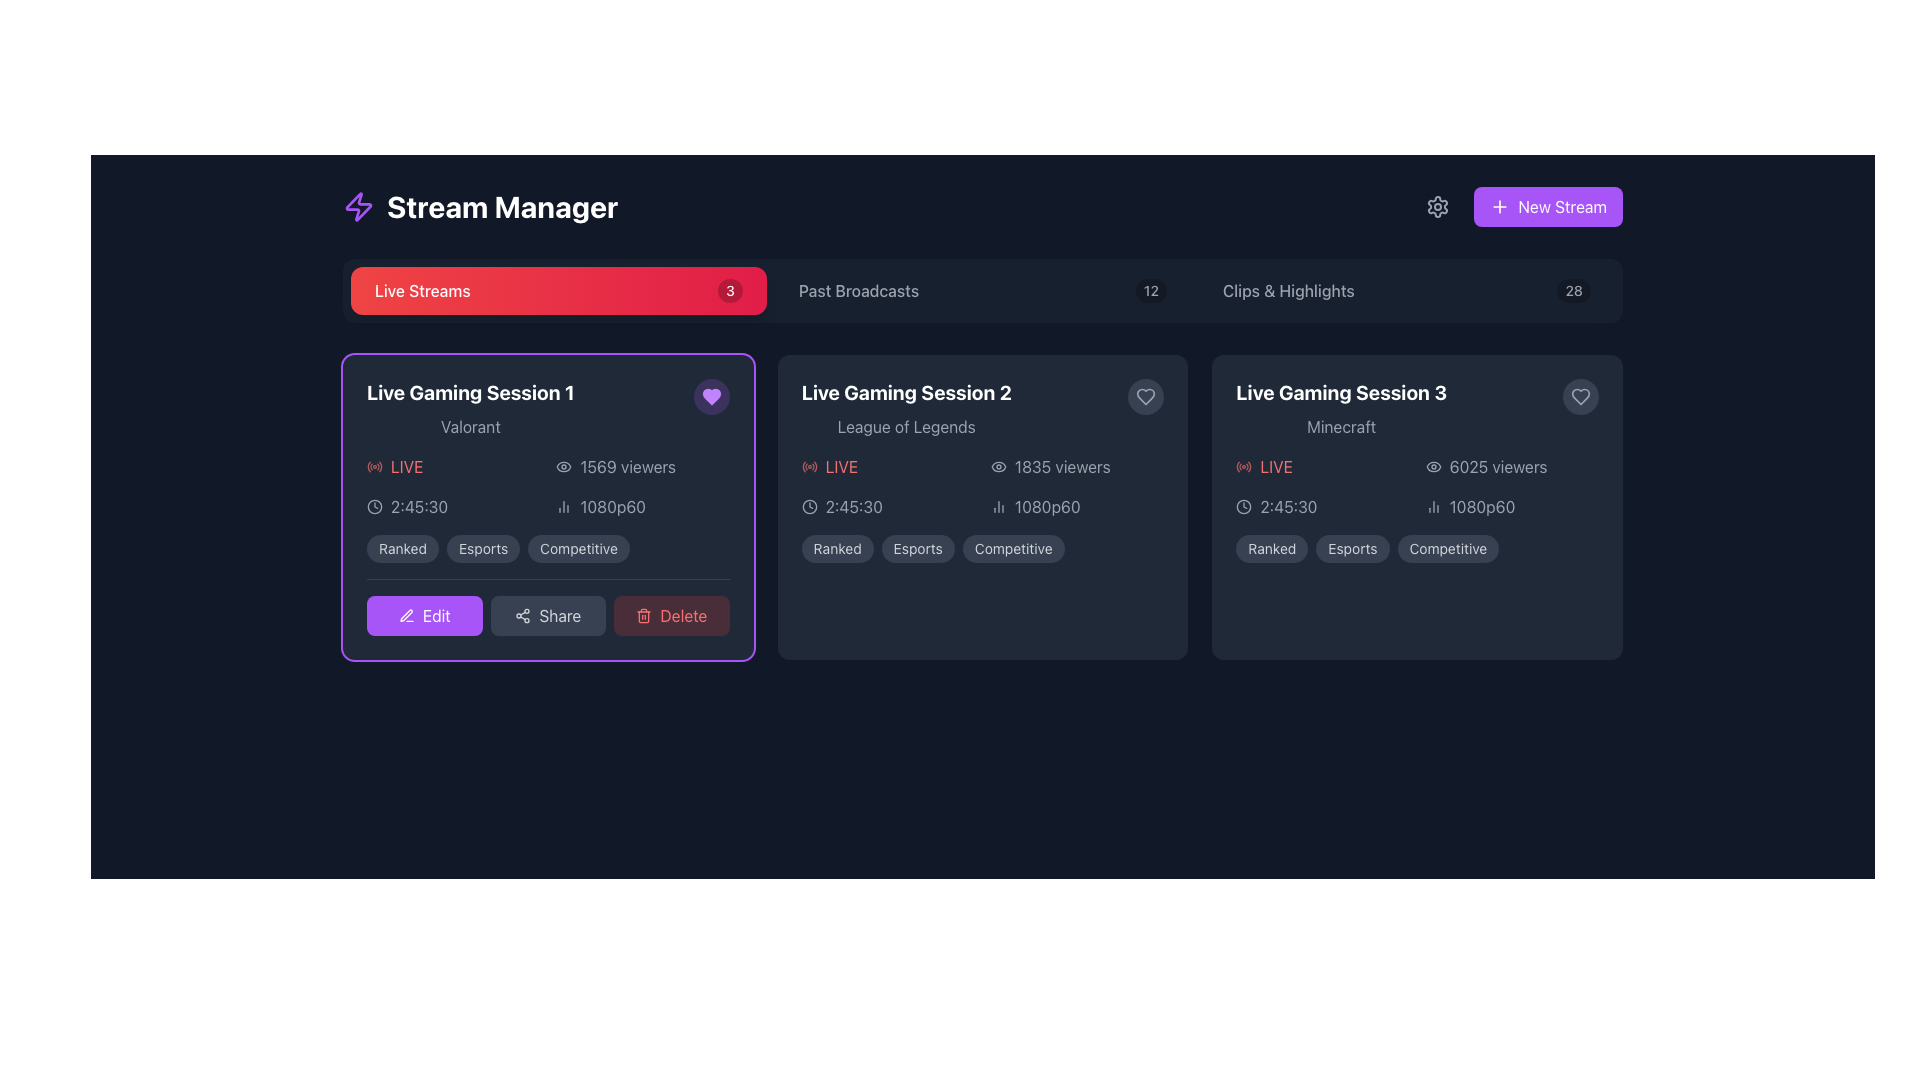 This screenshot has width=1920, height=1080. What do you see at coordinates (729, 290) in the screenshot?
I see `the displayed number on the Notification Badge that is located to the right of the 'Live Streams' button, which is a red rectangular button` at bounding box center [729, 290].